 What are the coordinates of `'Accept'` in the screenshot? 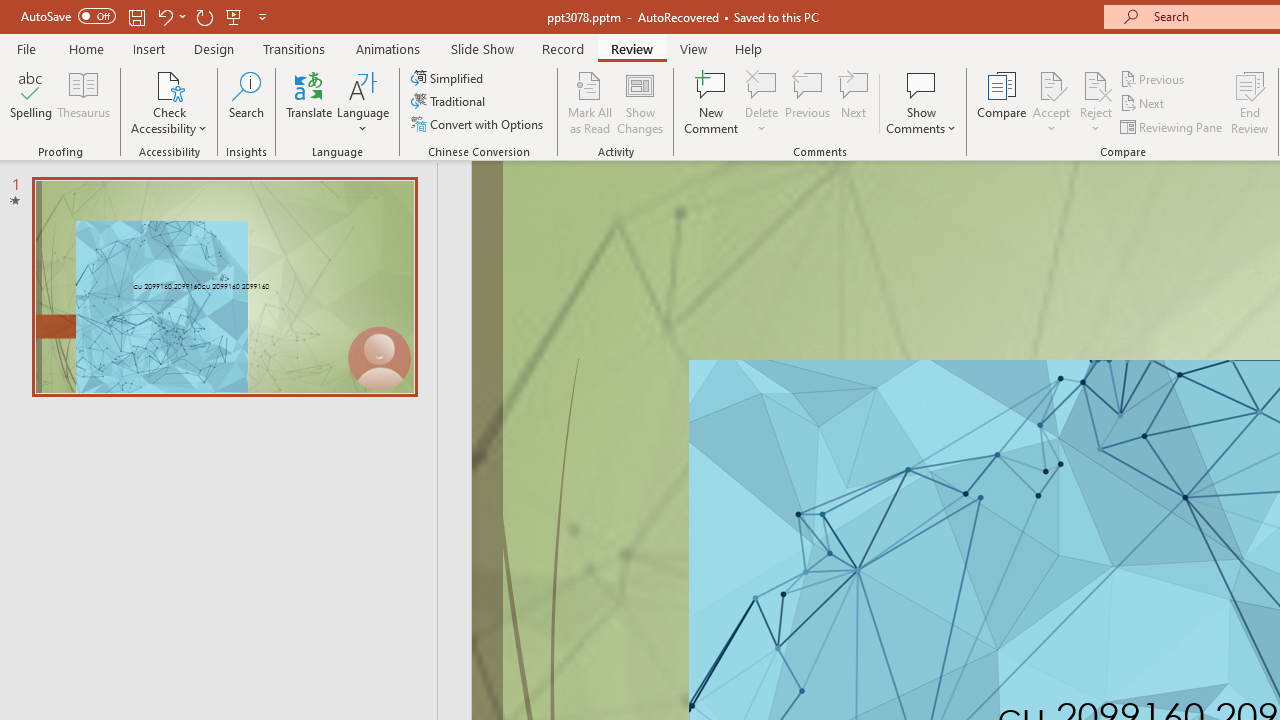 It's located at (1050, 103).